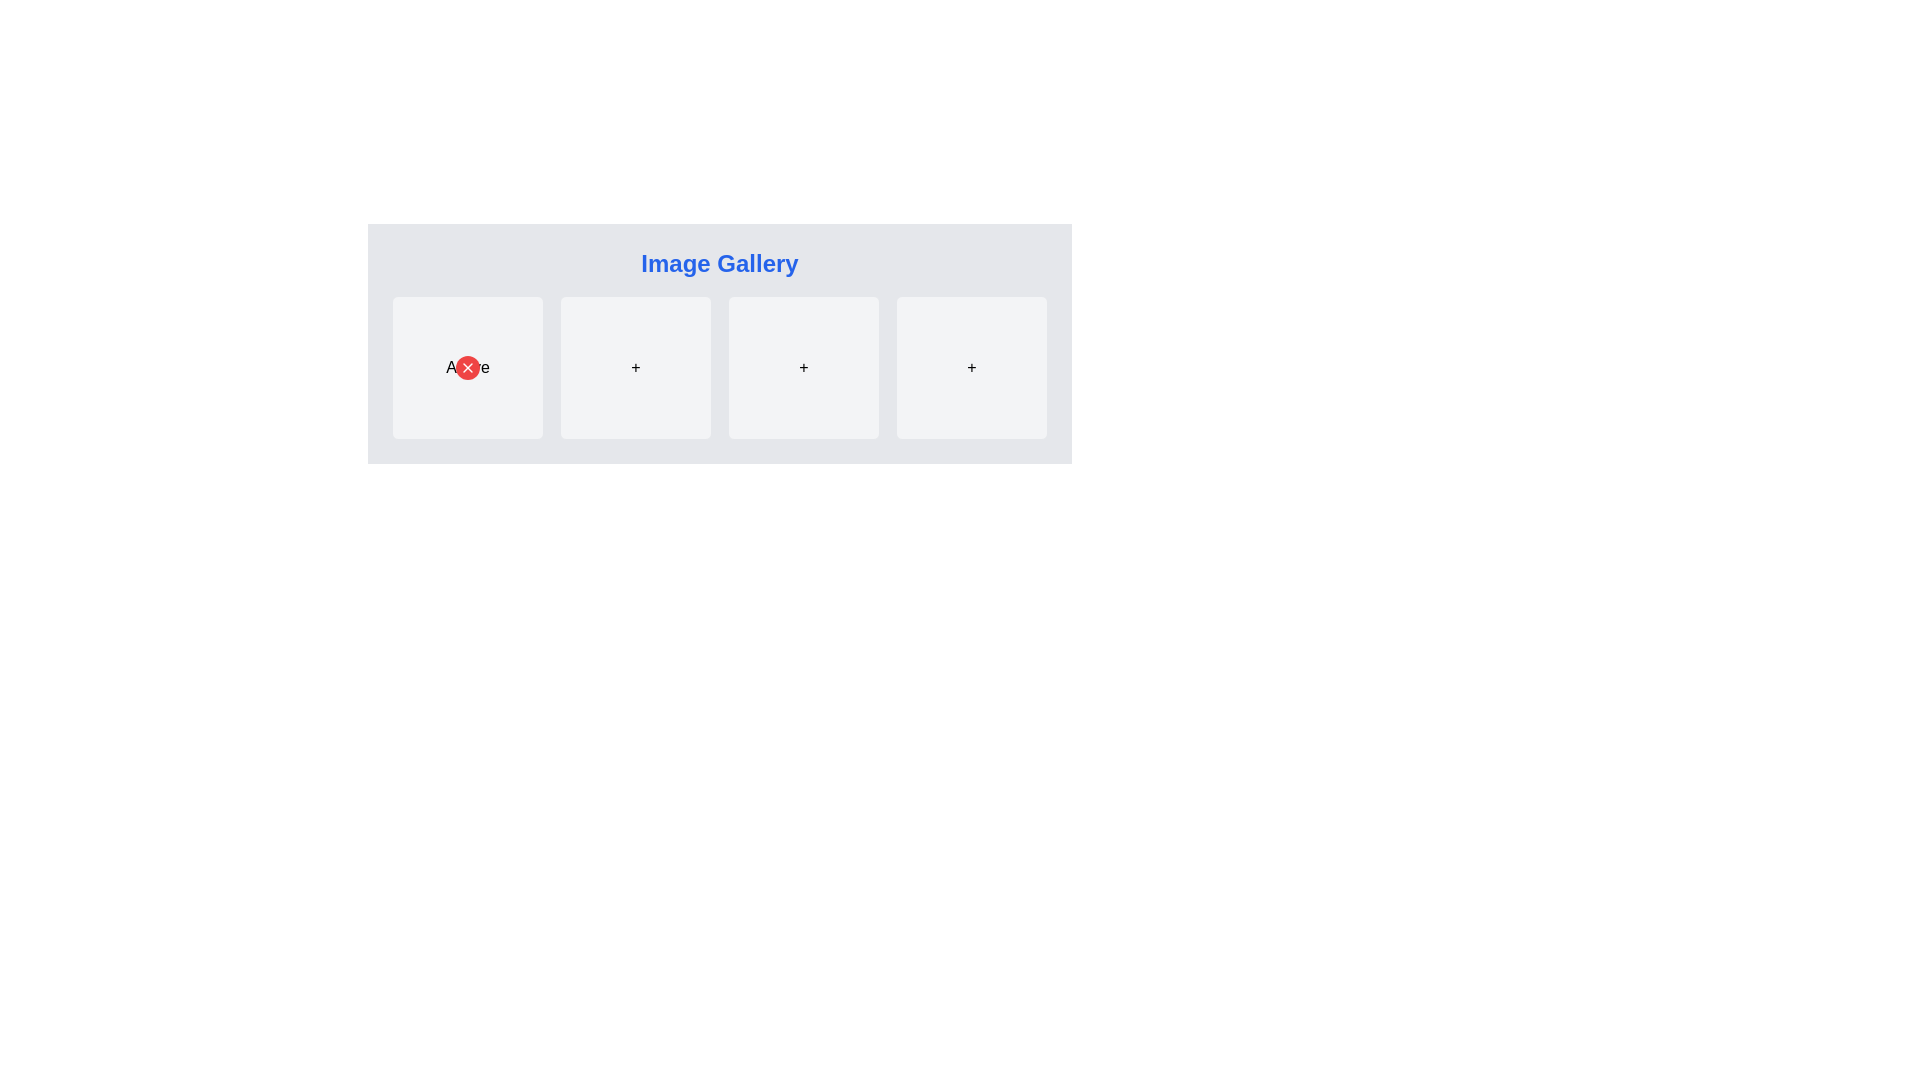 This screenshot has height=1080, width=1920. I want to click on the '+' symbol in the Button-like placeholder for adding new content located in the 'Image Gallery', so click(804, 367).